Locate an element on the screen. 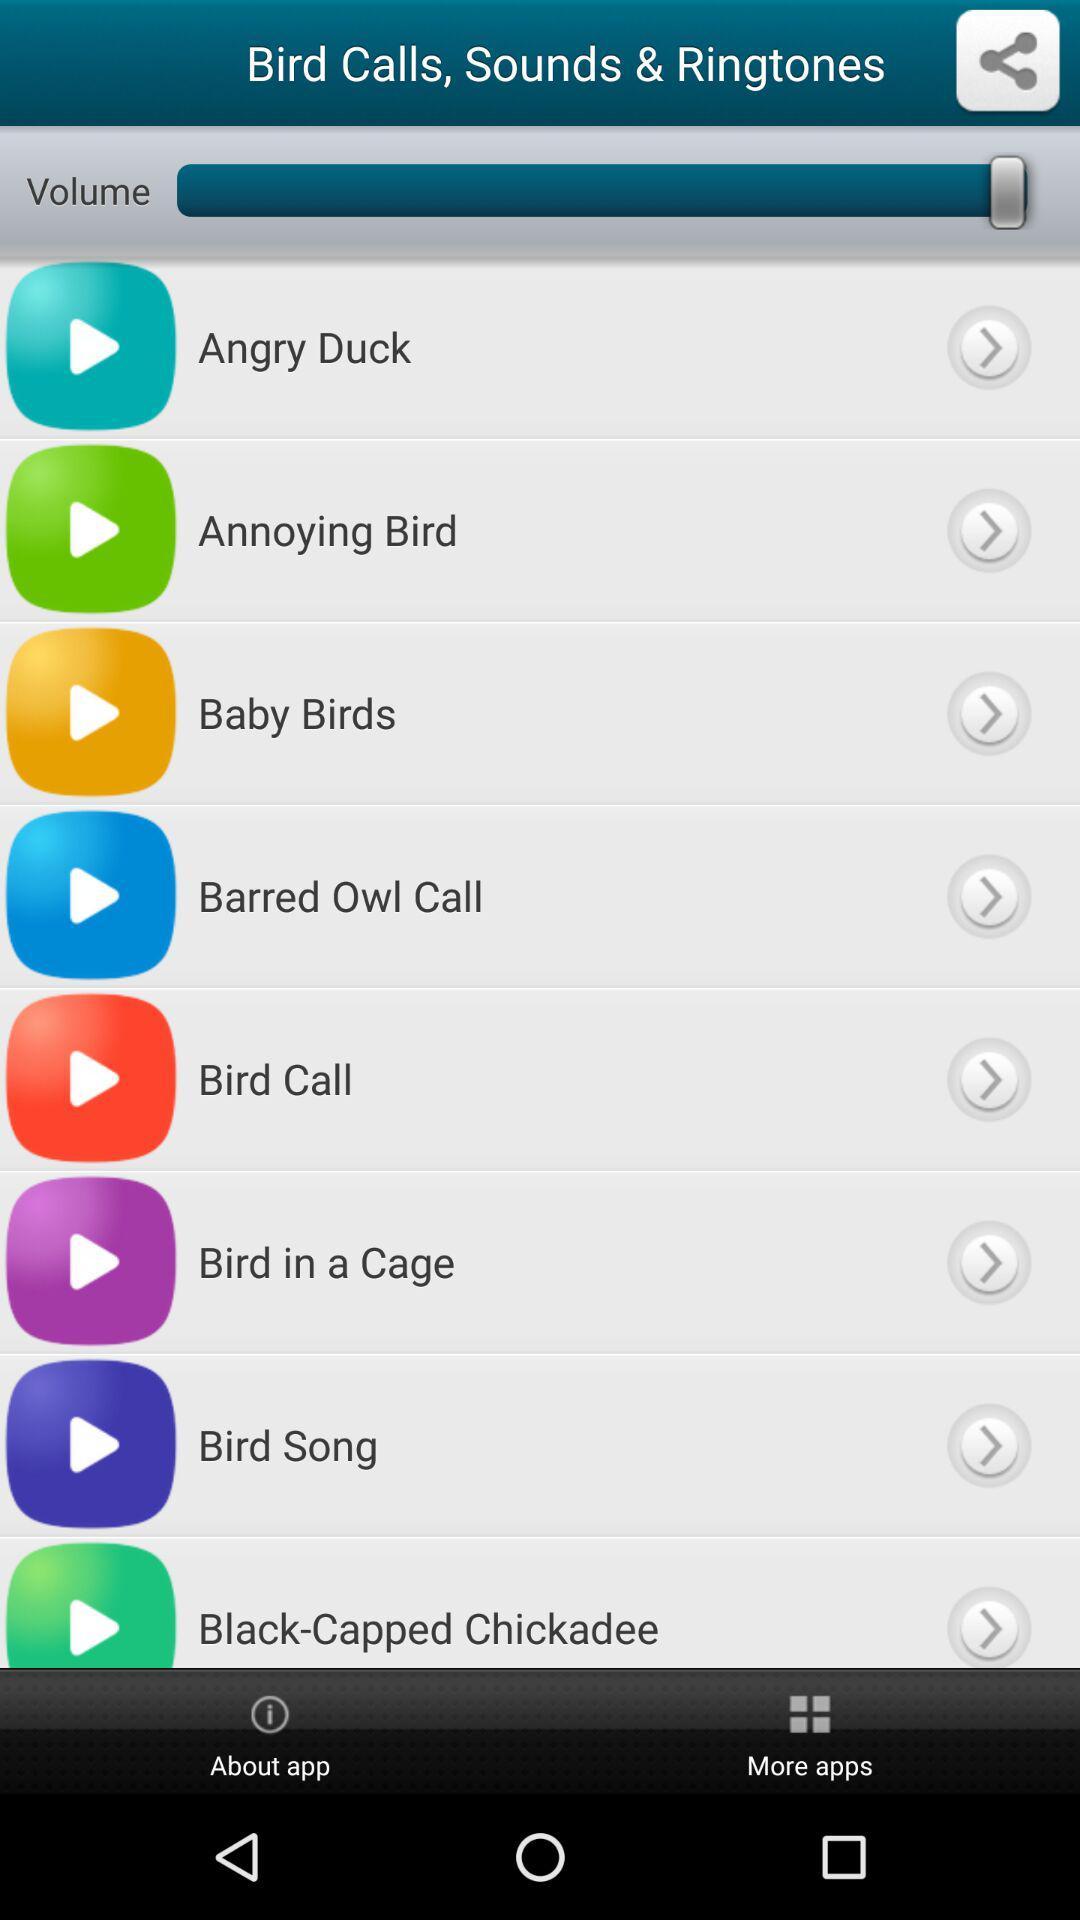 The image size is (1080, 1920). sound is located at coordinates (987, 1444).